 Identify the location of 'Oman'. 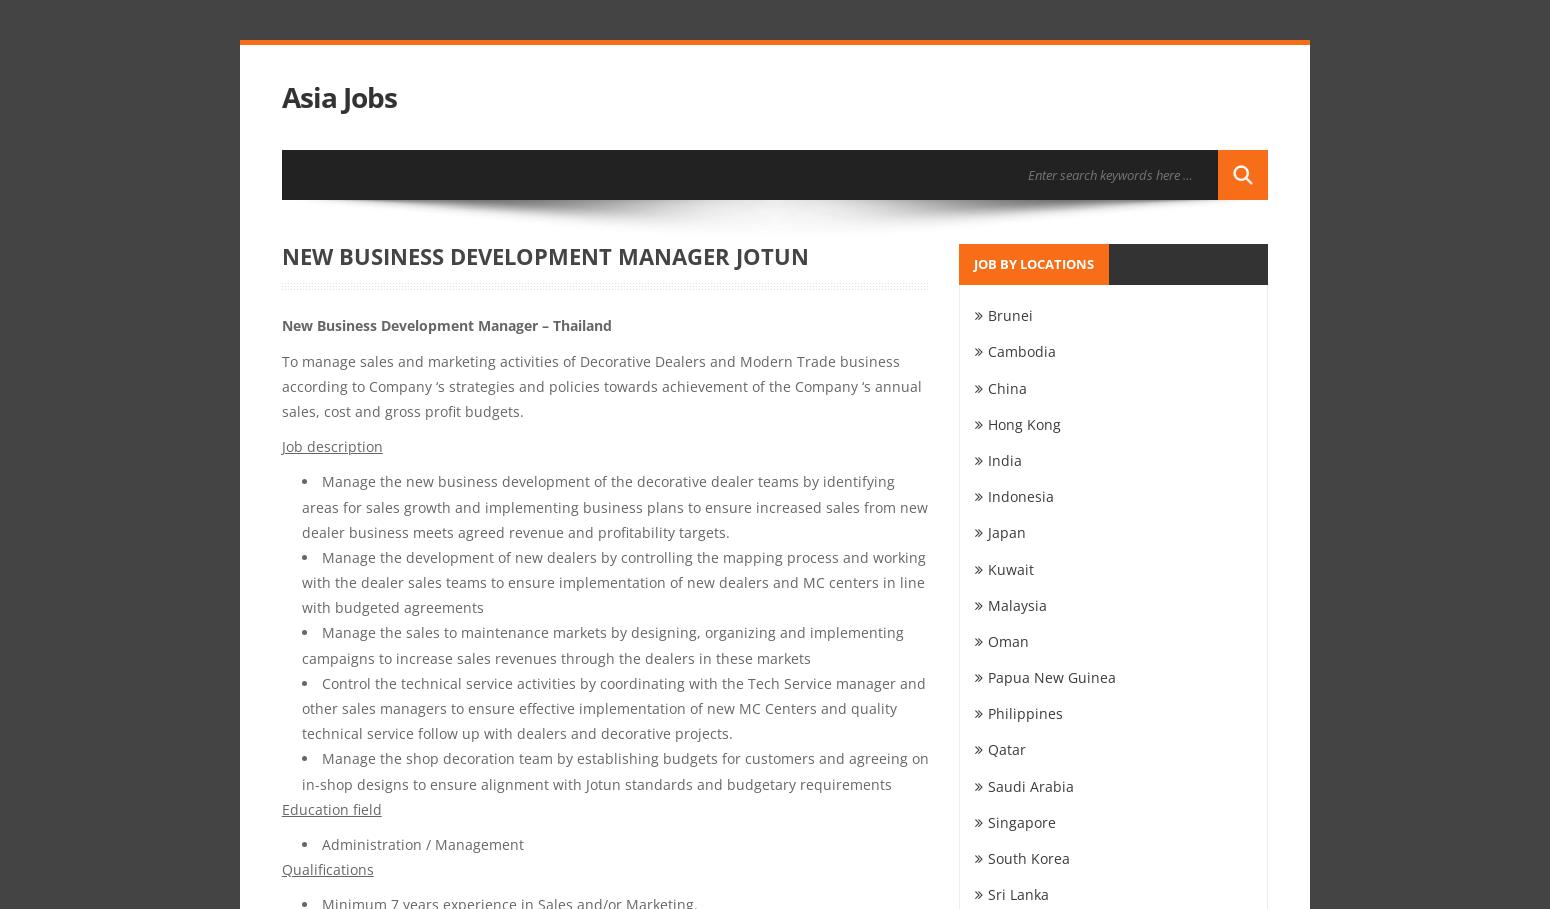
(1008, 639).